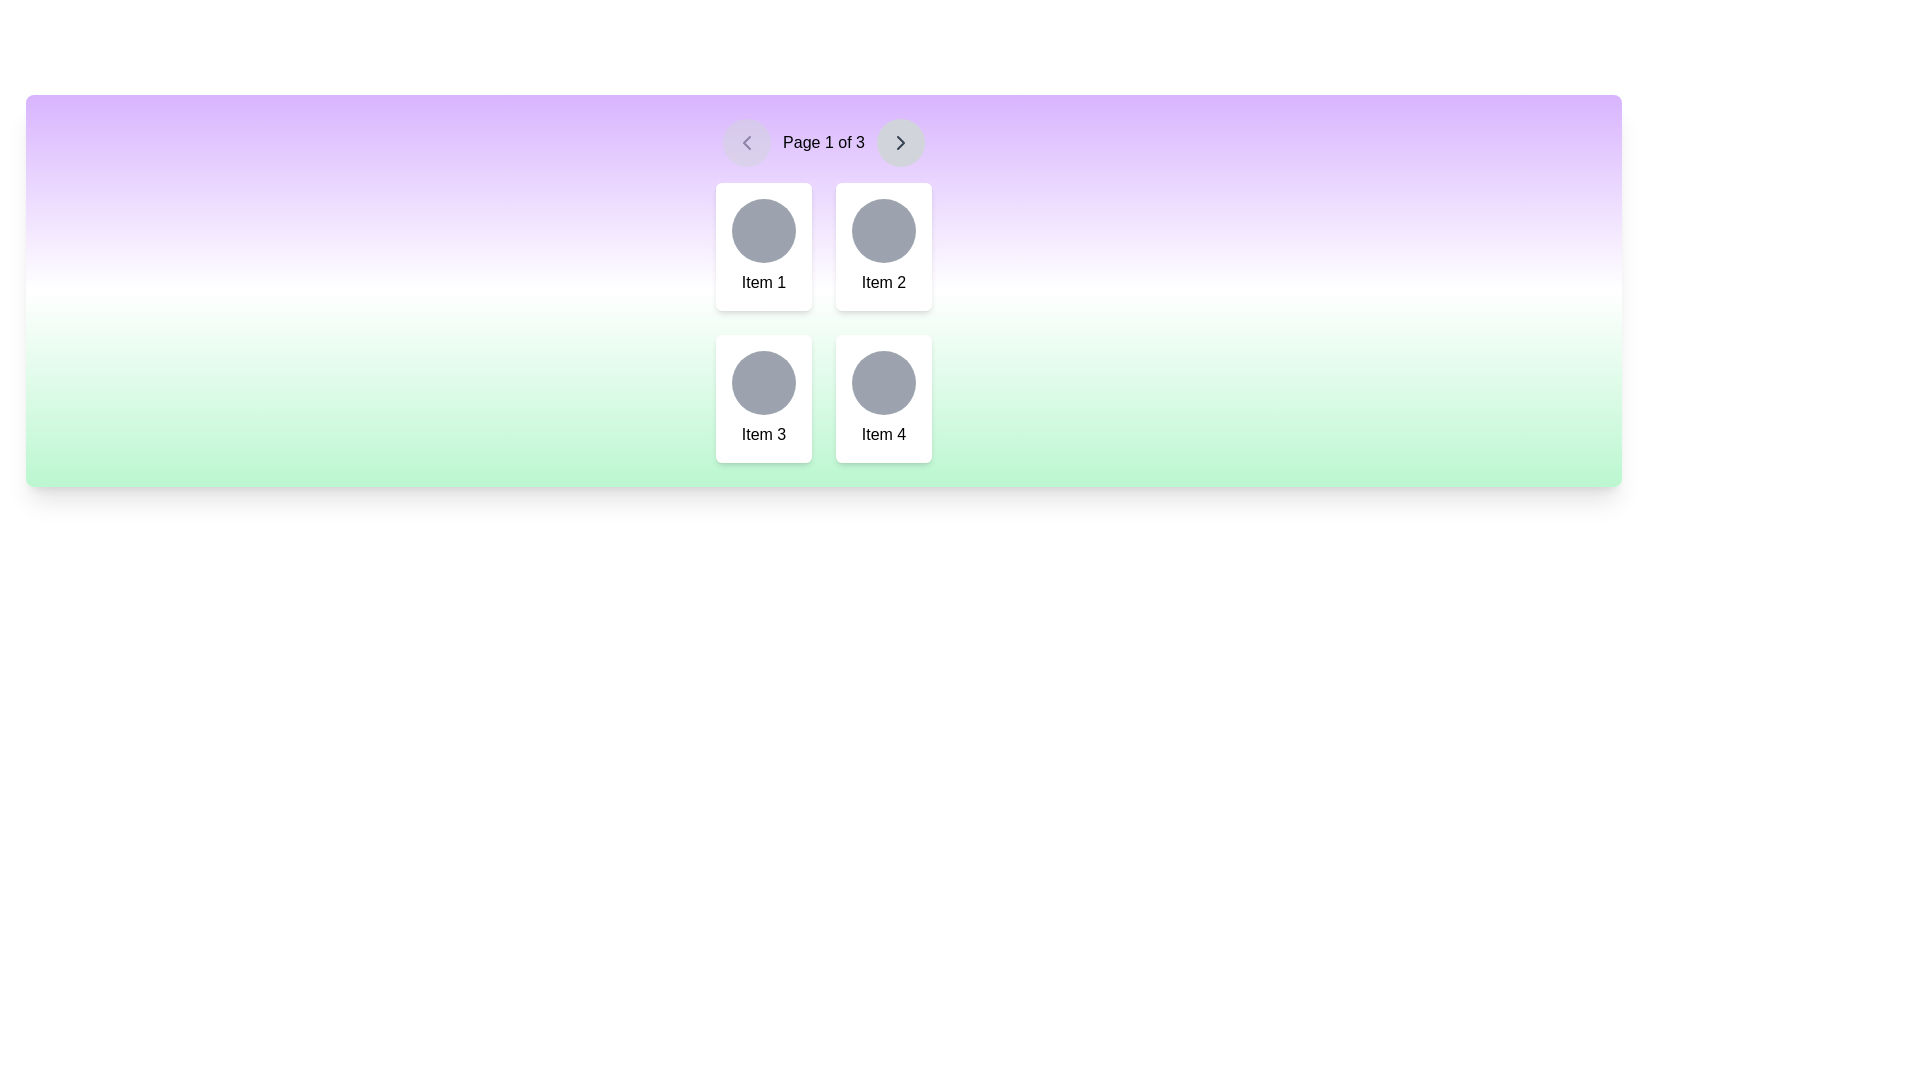 This screenshot has height=1080, width=1920. What do you see at coordinates (899, 141) in the screenshot?
I see `the right-facing chevron icon in the navigation bar` at bounding box center [899, 141].